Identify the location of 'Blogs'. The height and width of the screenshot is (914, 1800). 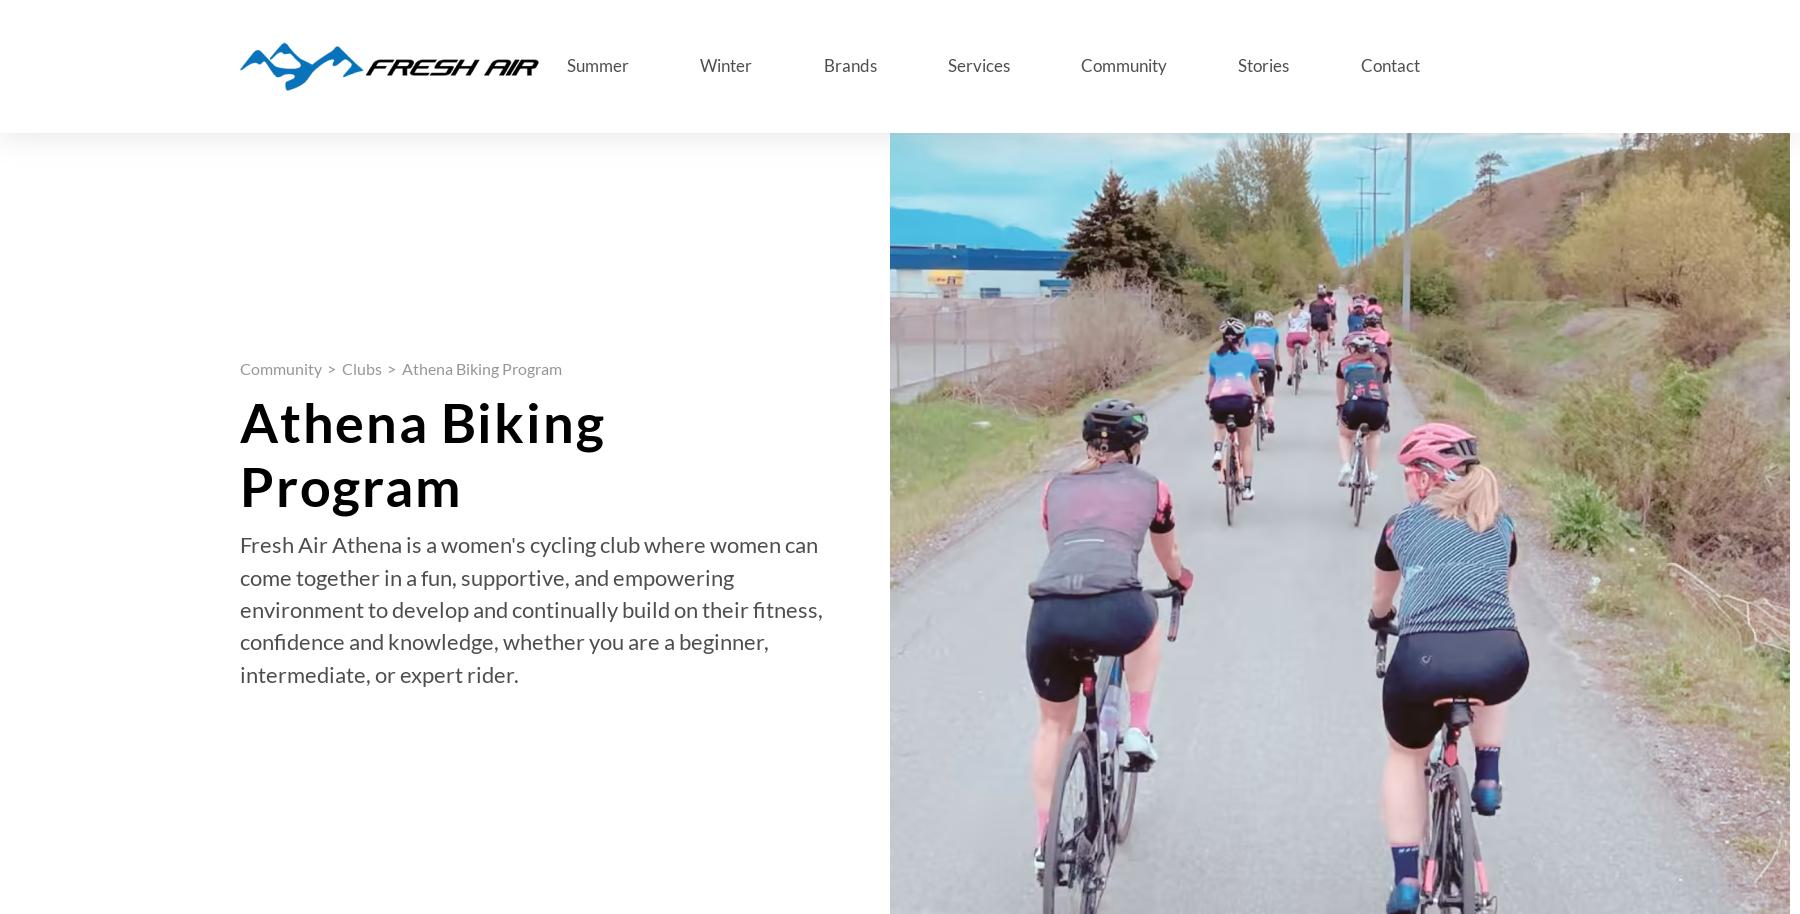
(1151, 760).